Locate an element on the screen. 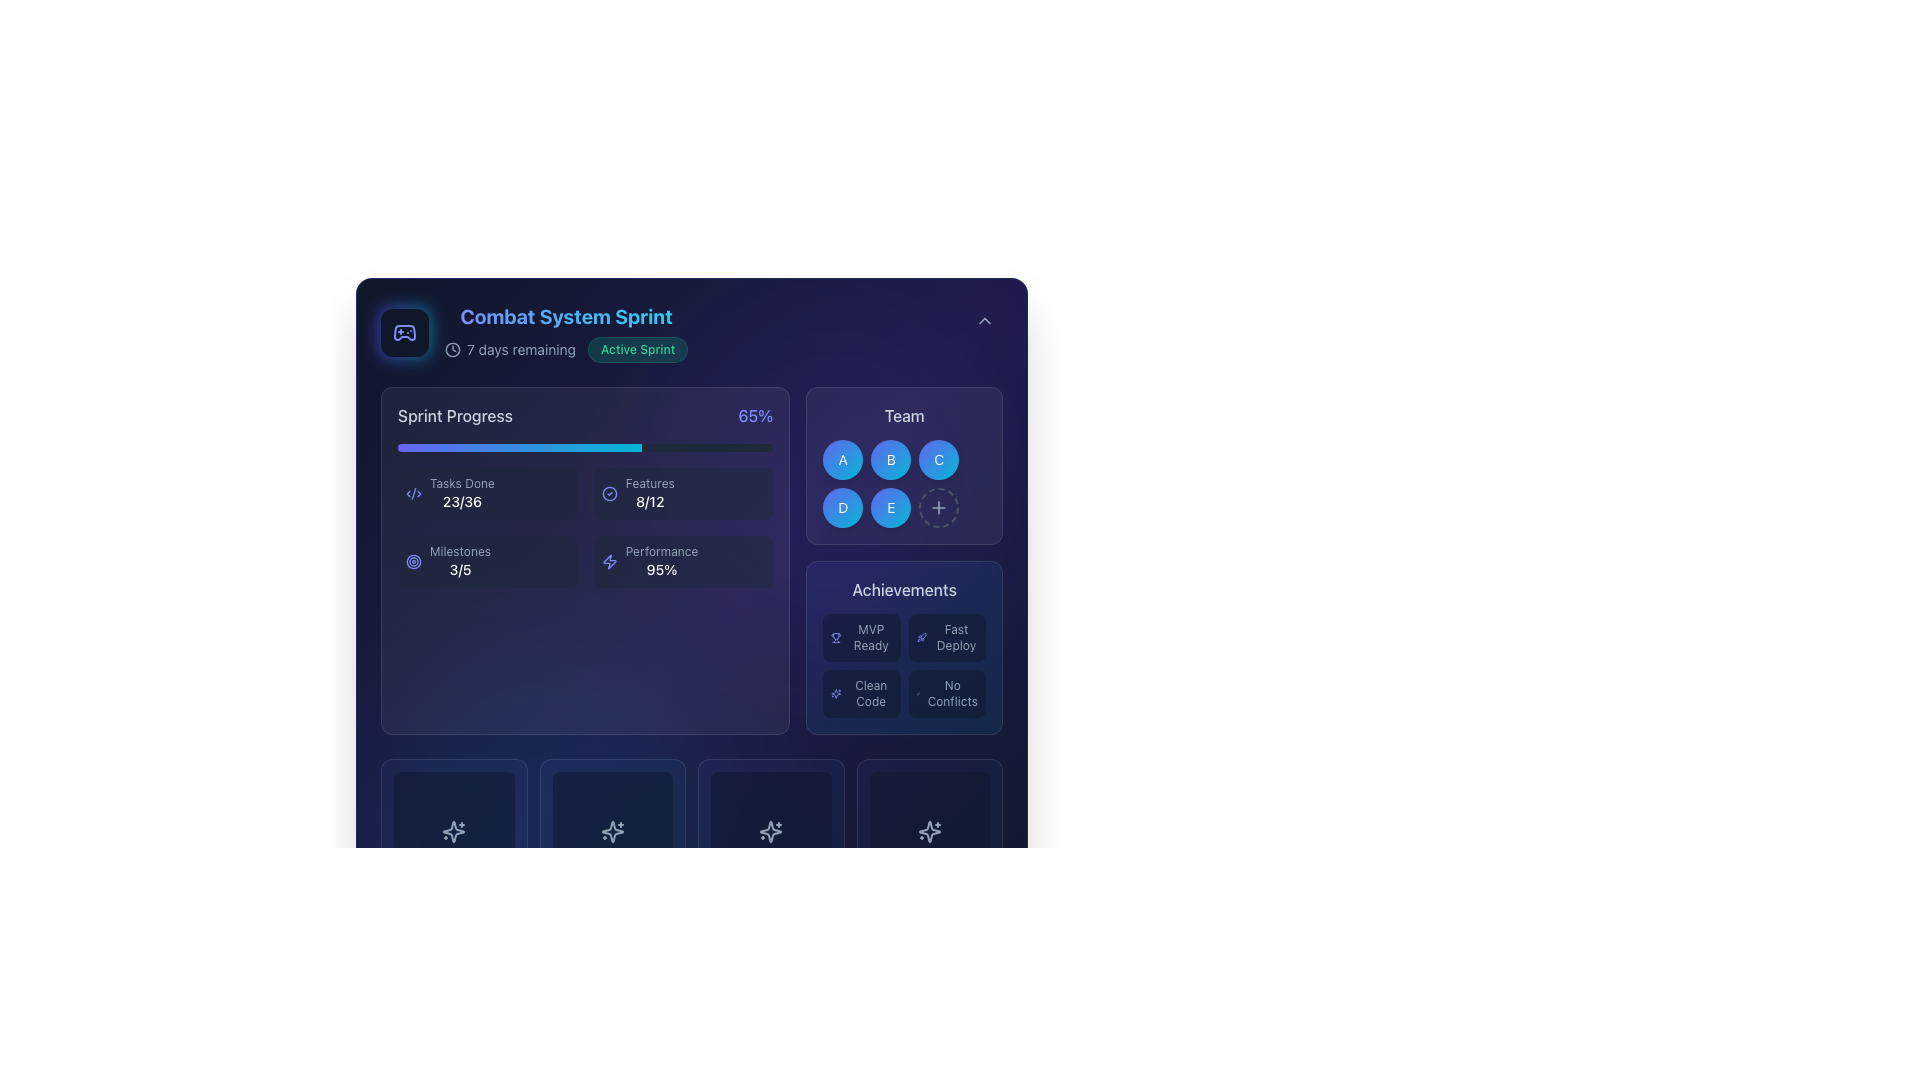 This screenshot has height=1080, width=1920. the representation of the branch structure icon located in the 'No Conflicts' section of the 'Achievements' group, positioned to the right of the 'No Conflicts' text label is located at coordinates (917, 693).